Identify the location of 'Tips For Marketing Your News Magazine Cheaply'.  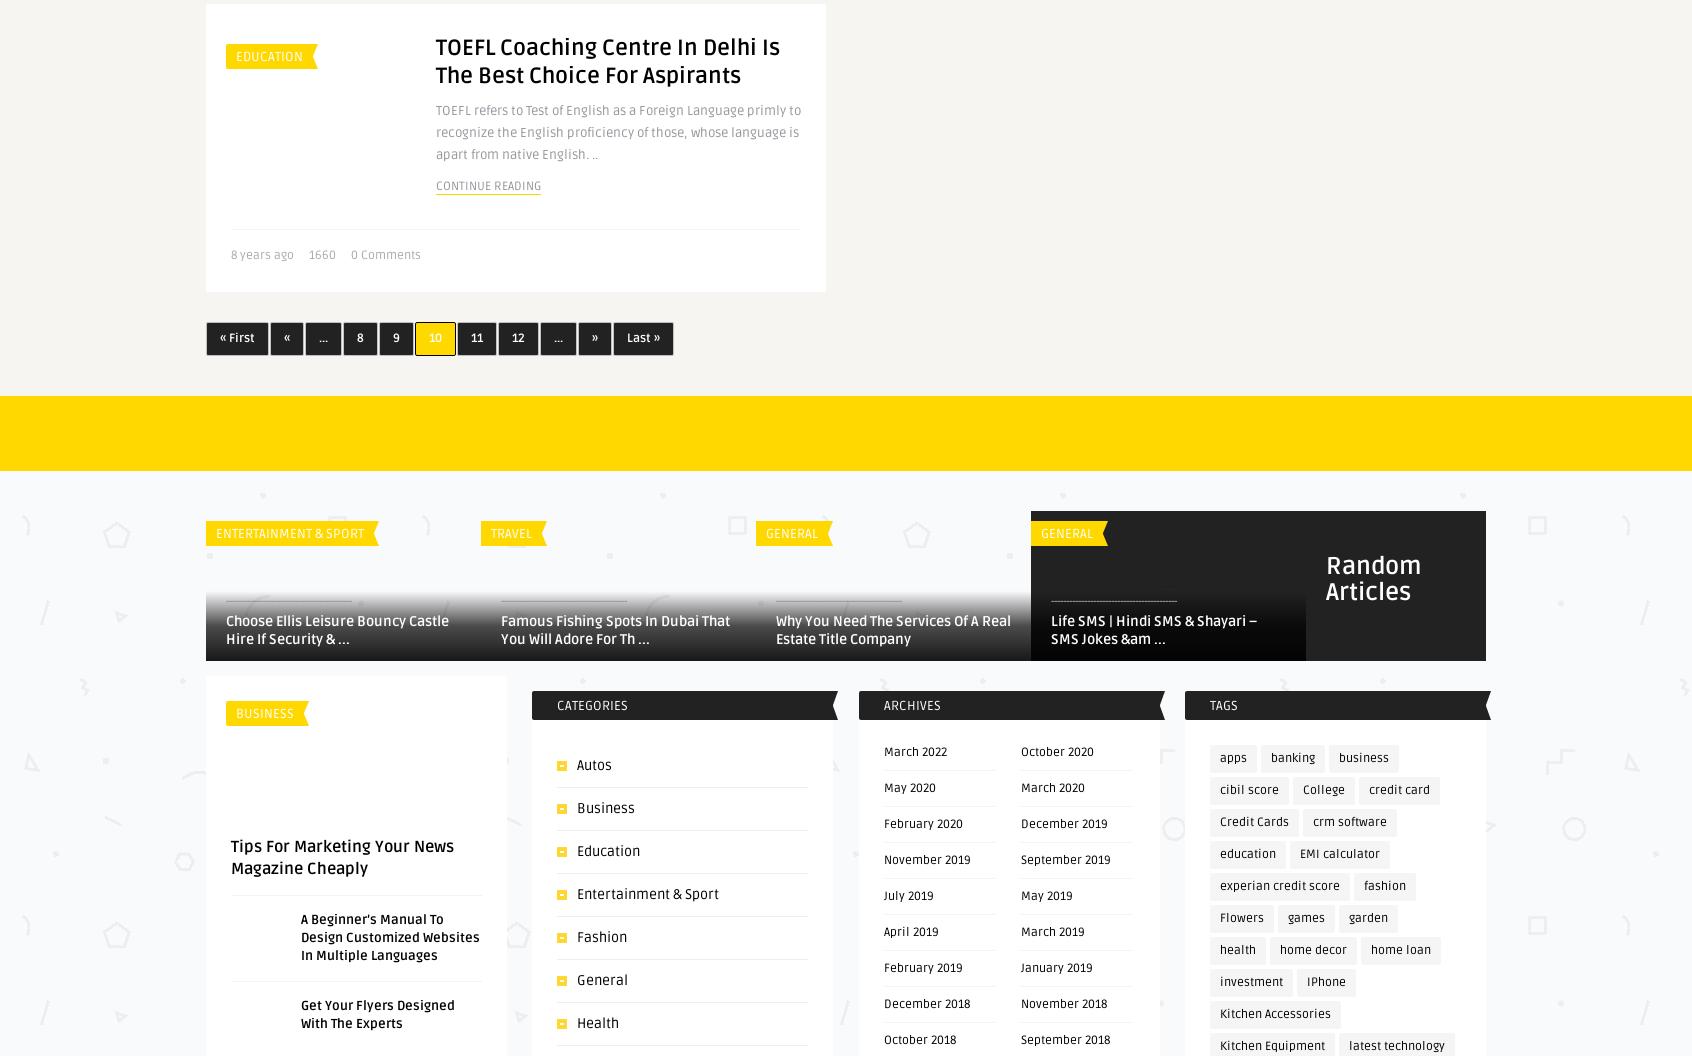
(341, 858).